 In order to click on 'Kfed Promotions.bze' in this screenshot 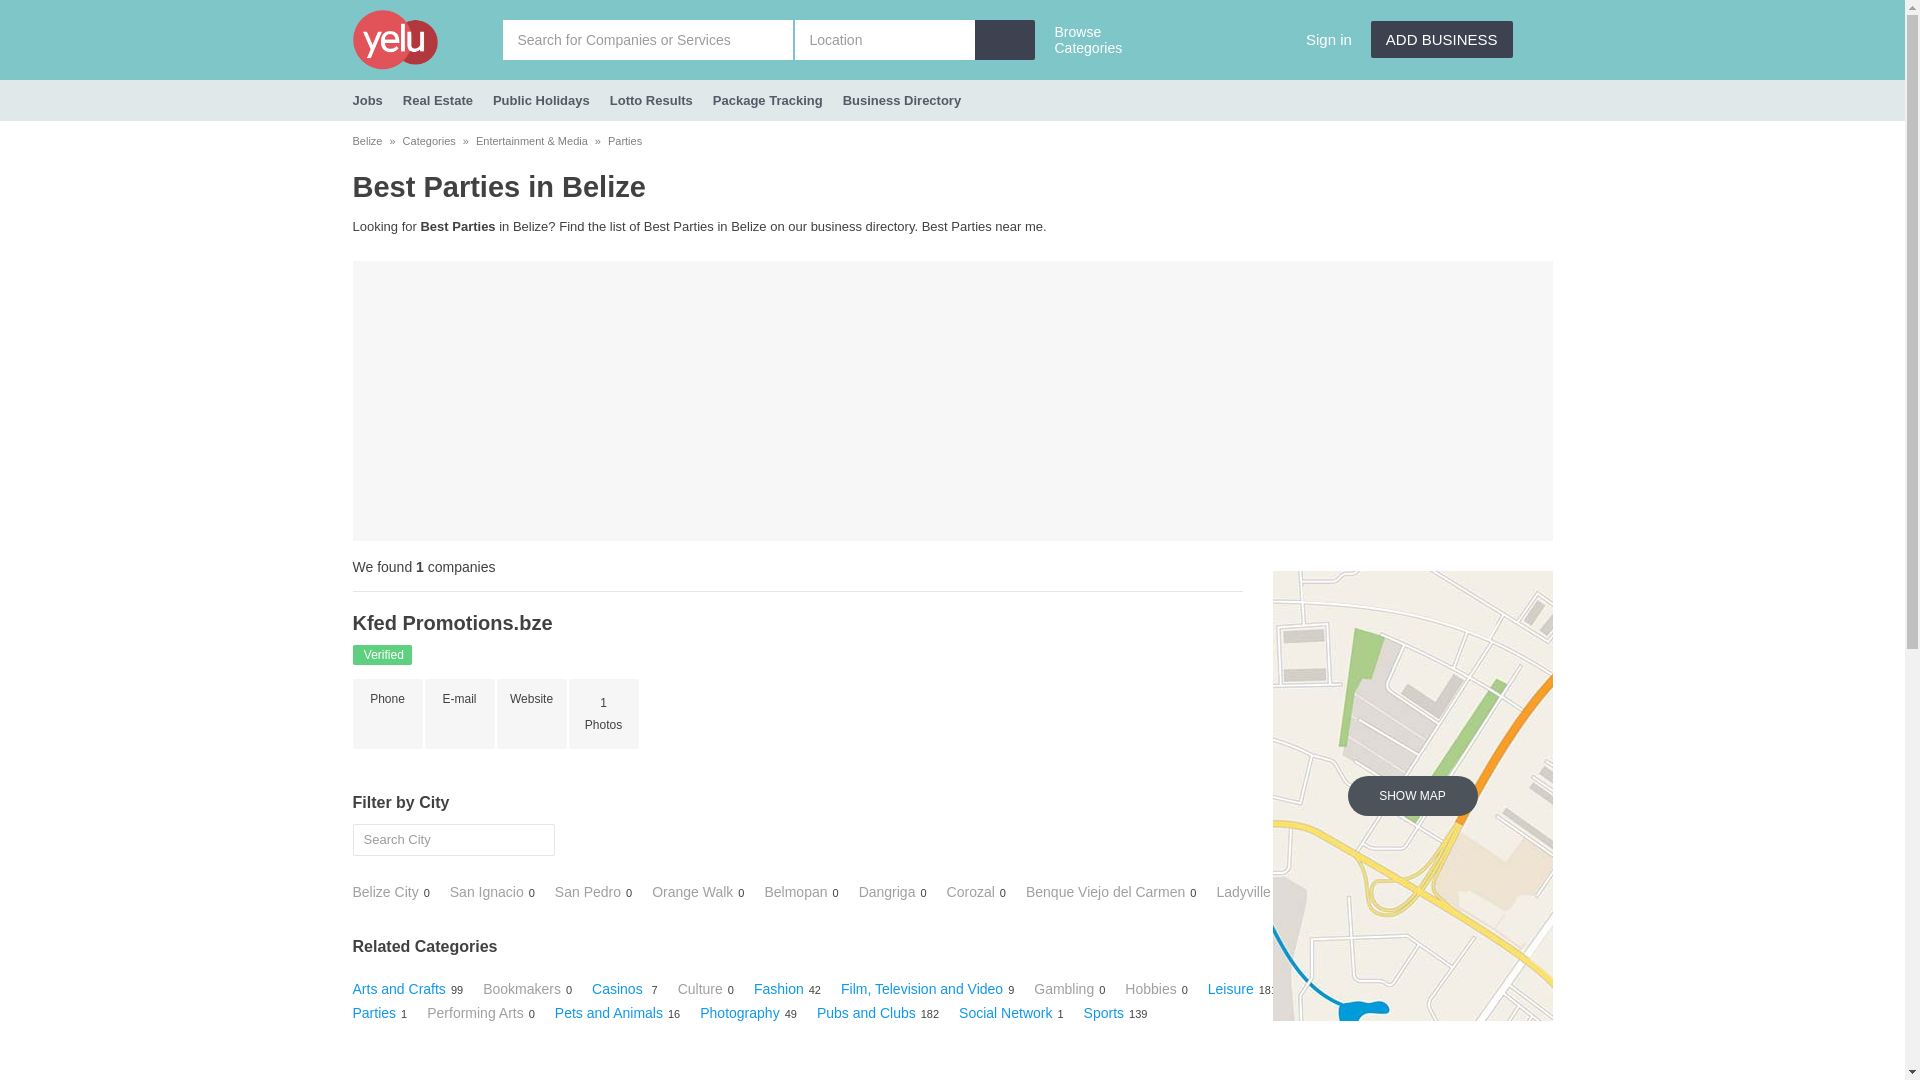, I will do `click(450, 622)`.